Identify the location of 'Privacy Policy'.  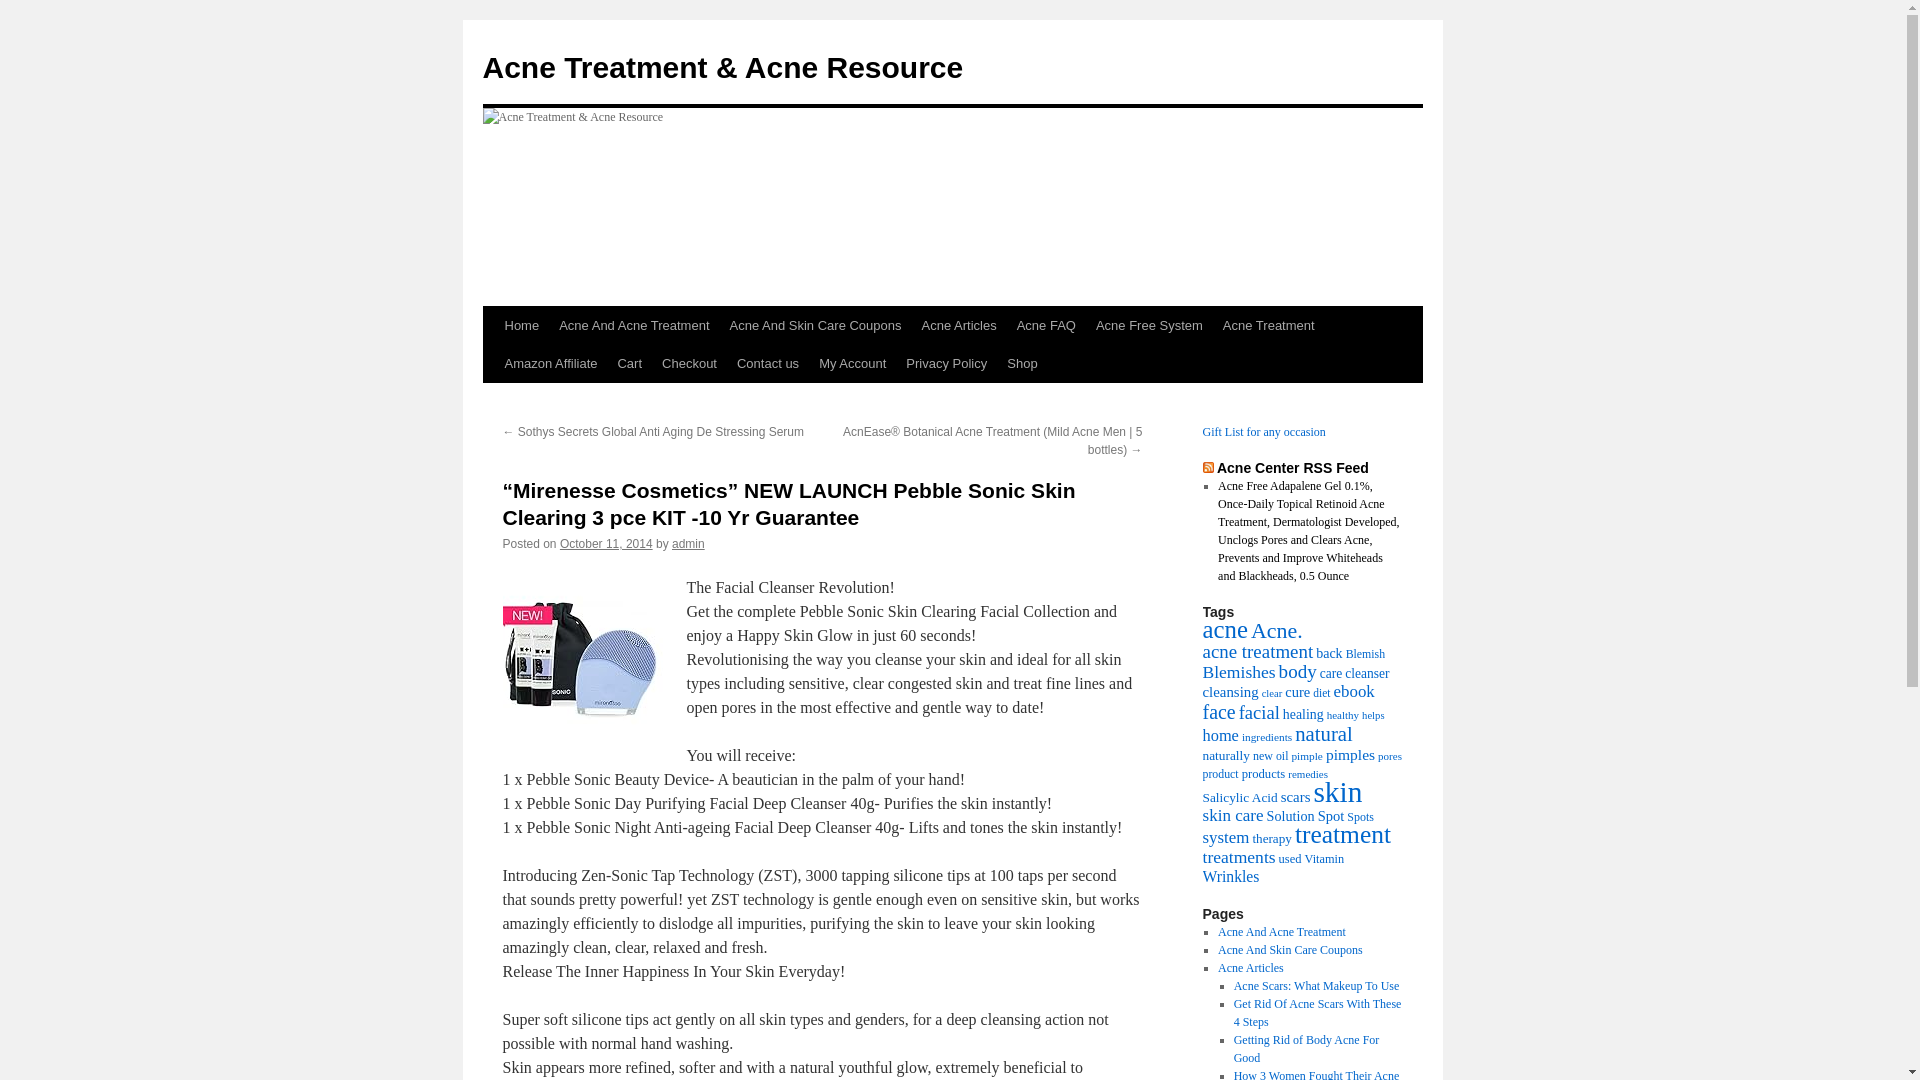
(945, 363).